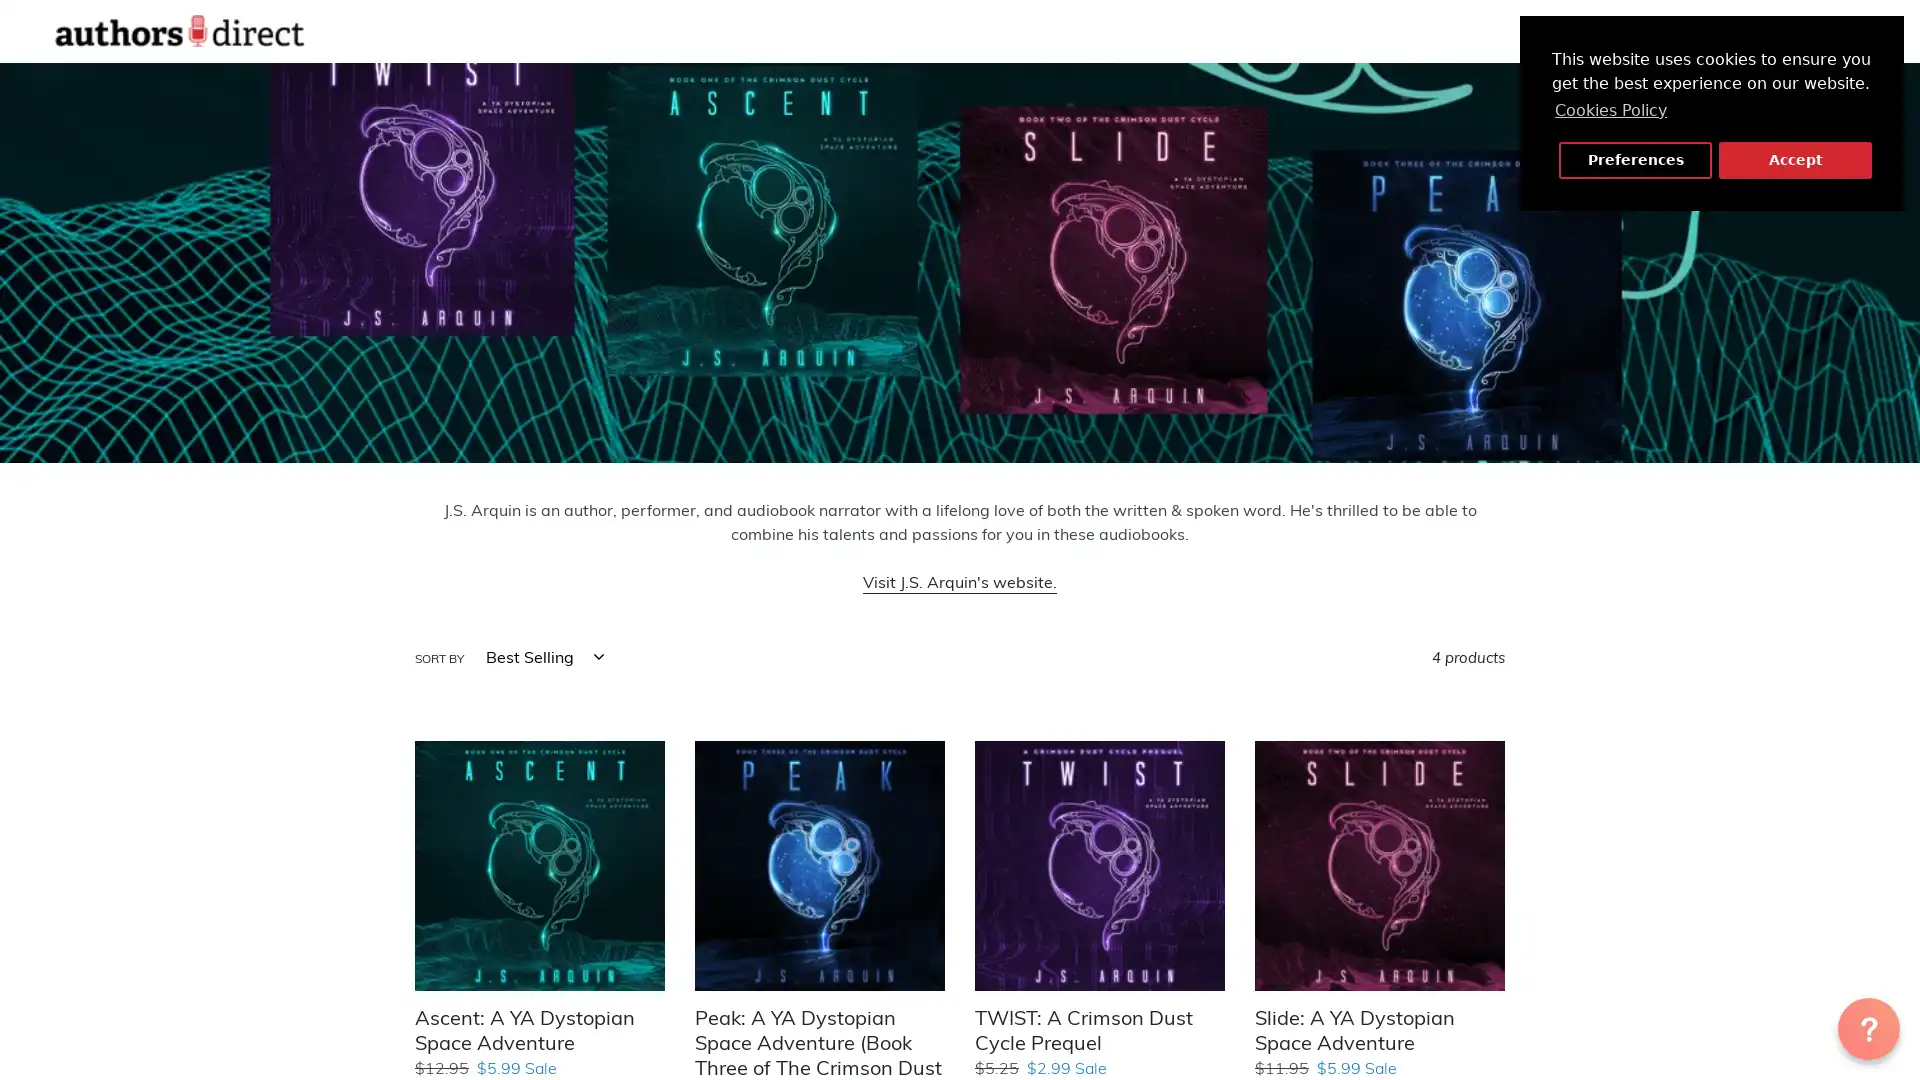 Image resolution: width=1920 pixels, height=1080 pixels. I want to click on Accept, so click(1795, 159).